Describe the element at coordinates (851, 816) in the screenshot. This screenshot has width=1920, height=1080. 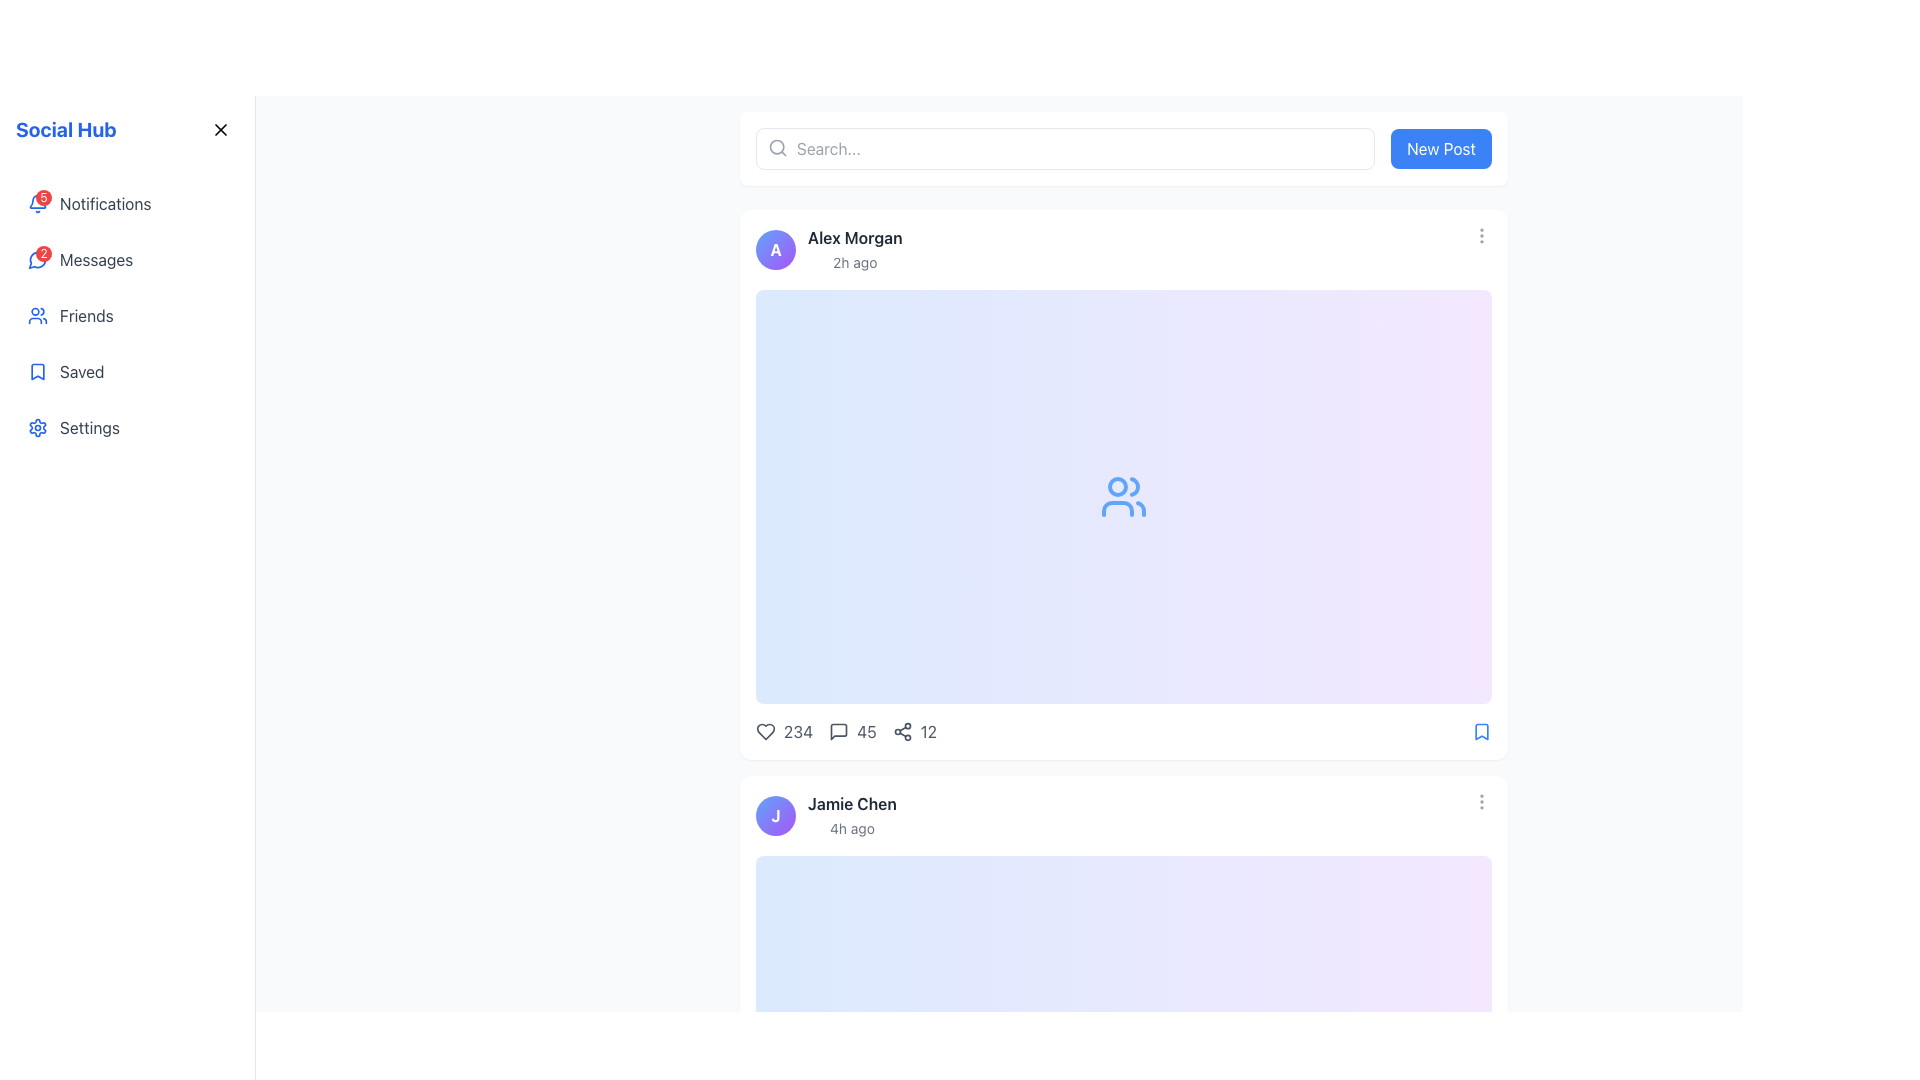
I see `the text display showing the user's name 'Jamie Chen' and the time '4h ago'` at that location.